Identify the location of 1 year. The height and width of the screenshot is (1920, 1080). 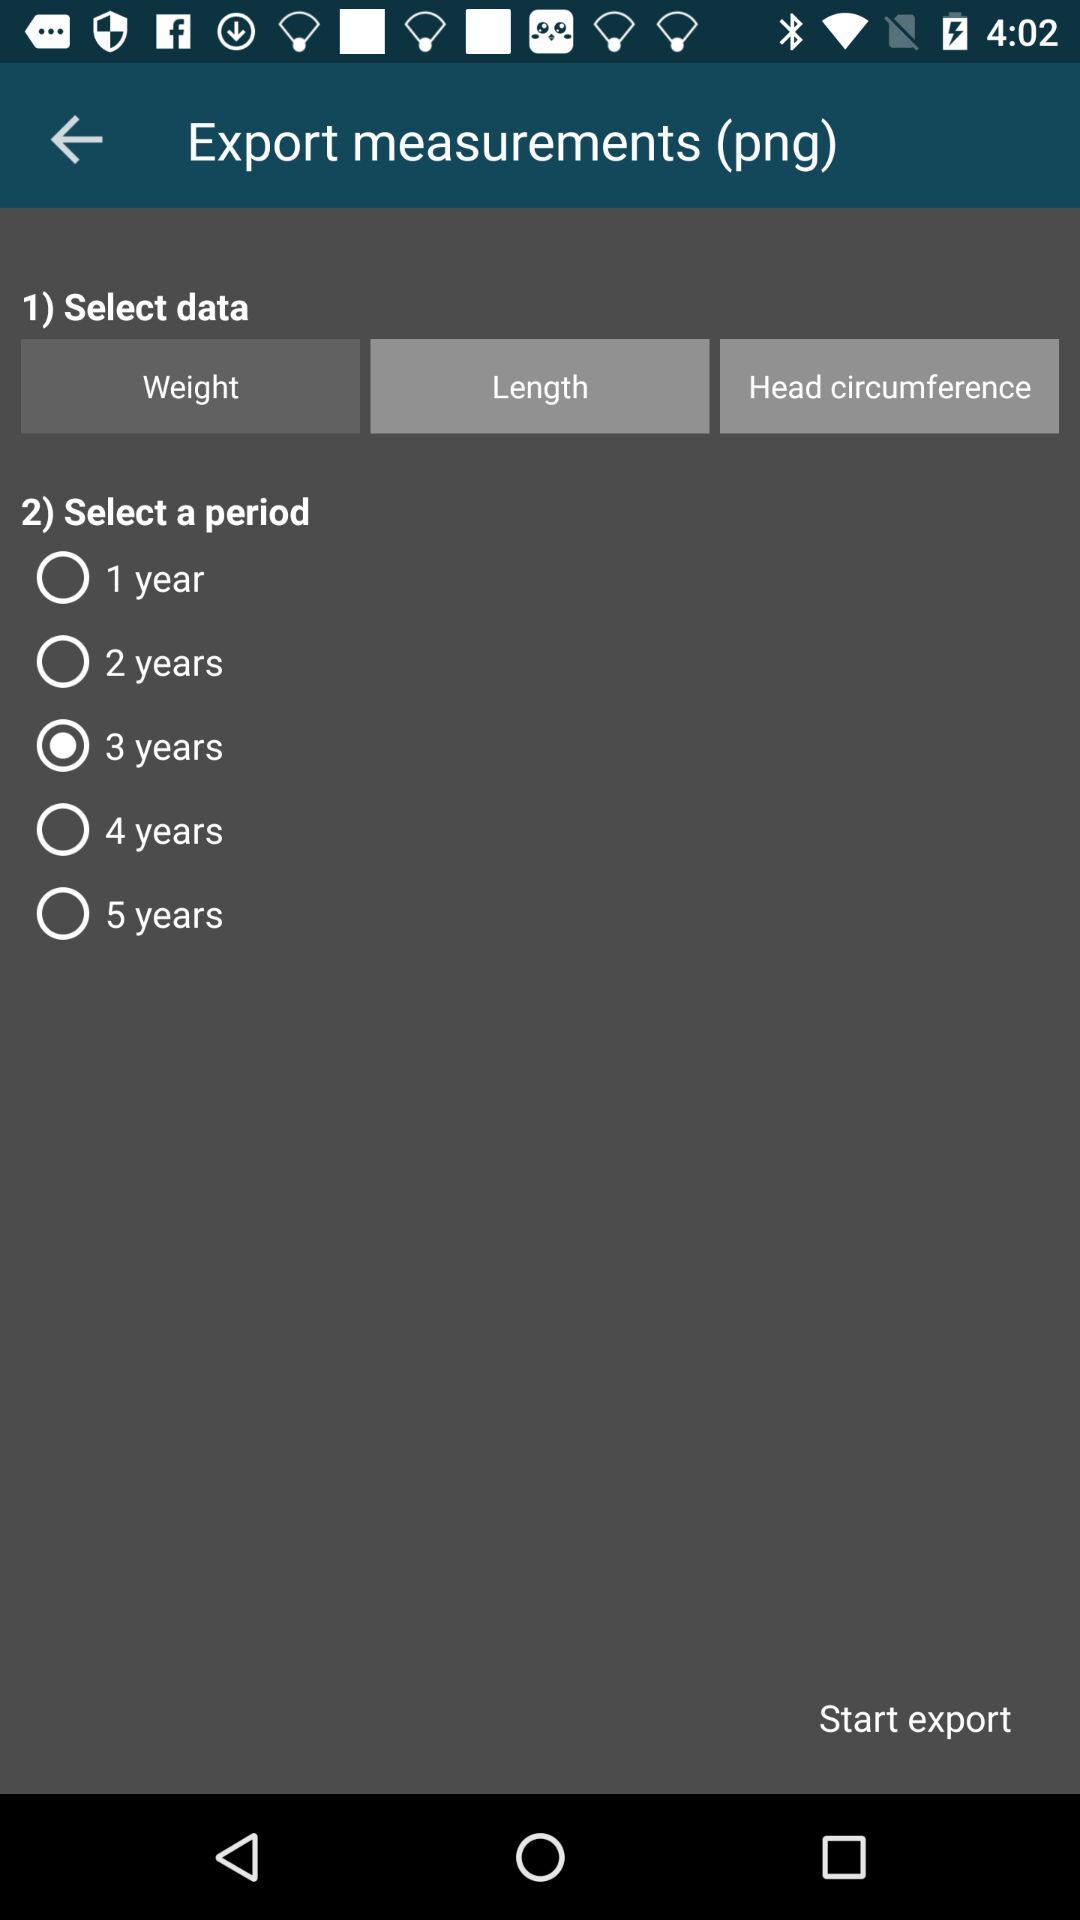
(540, 576).